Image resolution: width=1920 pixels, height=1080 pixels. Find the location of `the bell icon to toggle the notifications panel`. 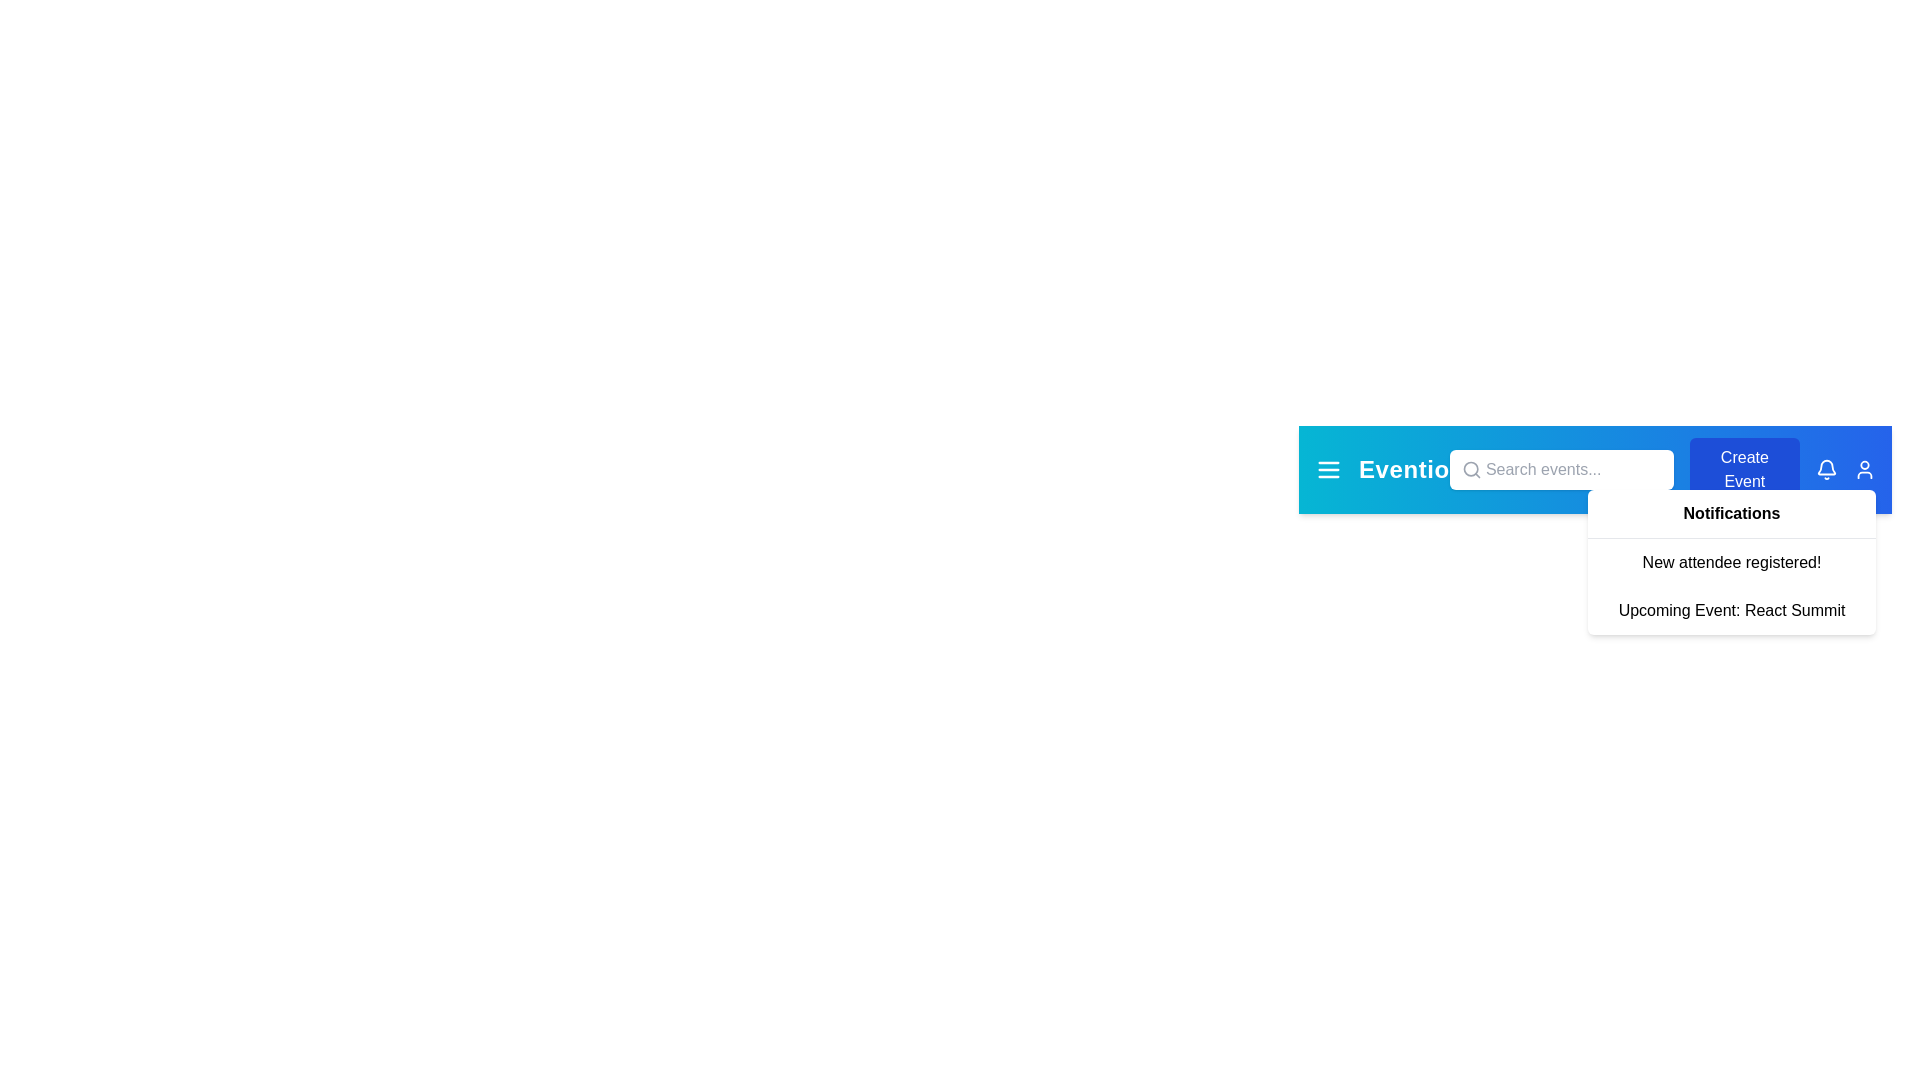

the bell icon to toggle the notifications panel is located at coordinates (1826, 470).